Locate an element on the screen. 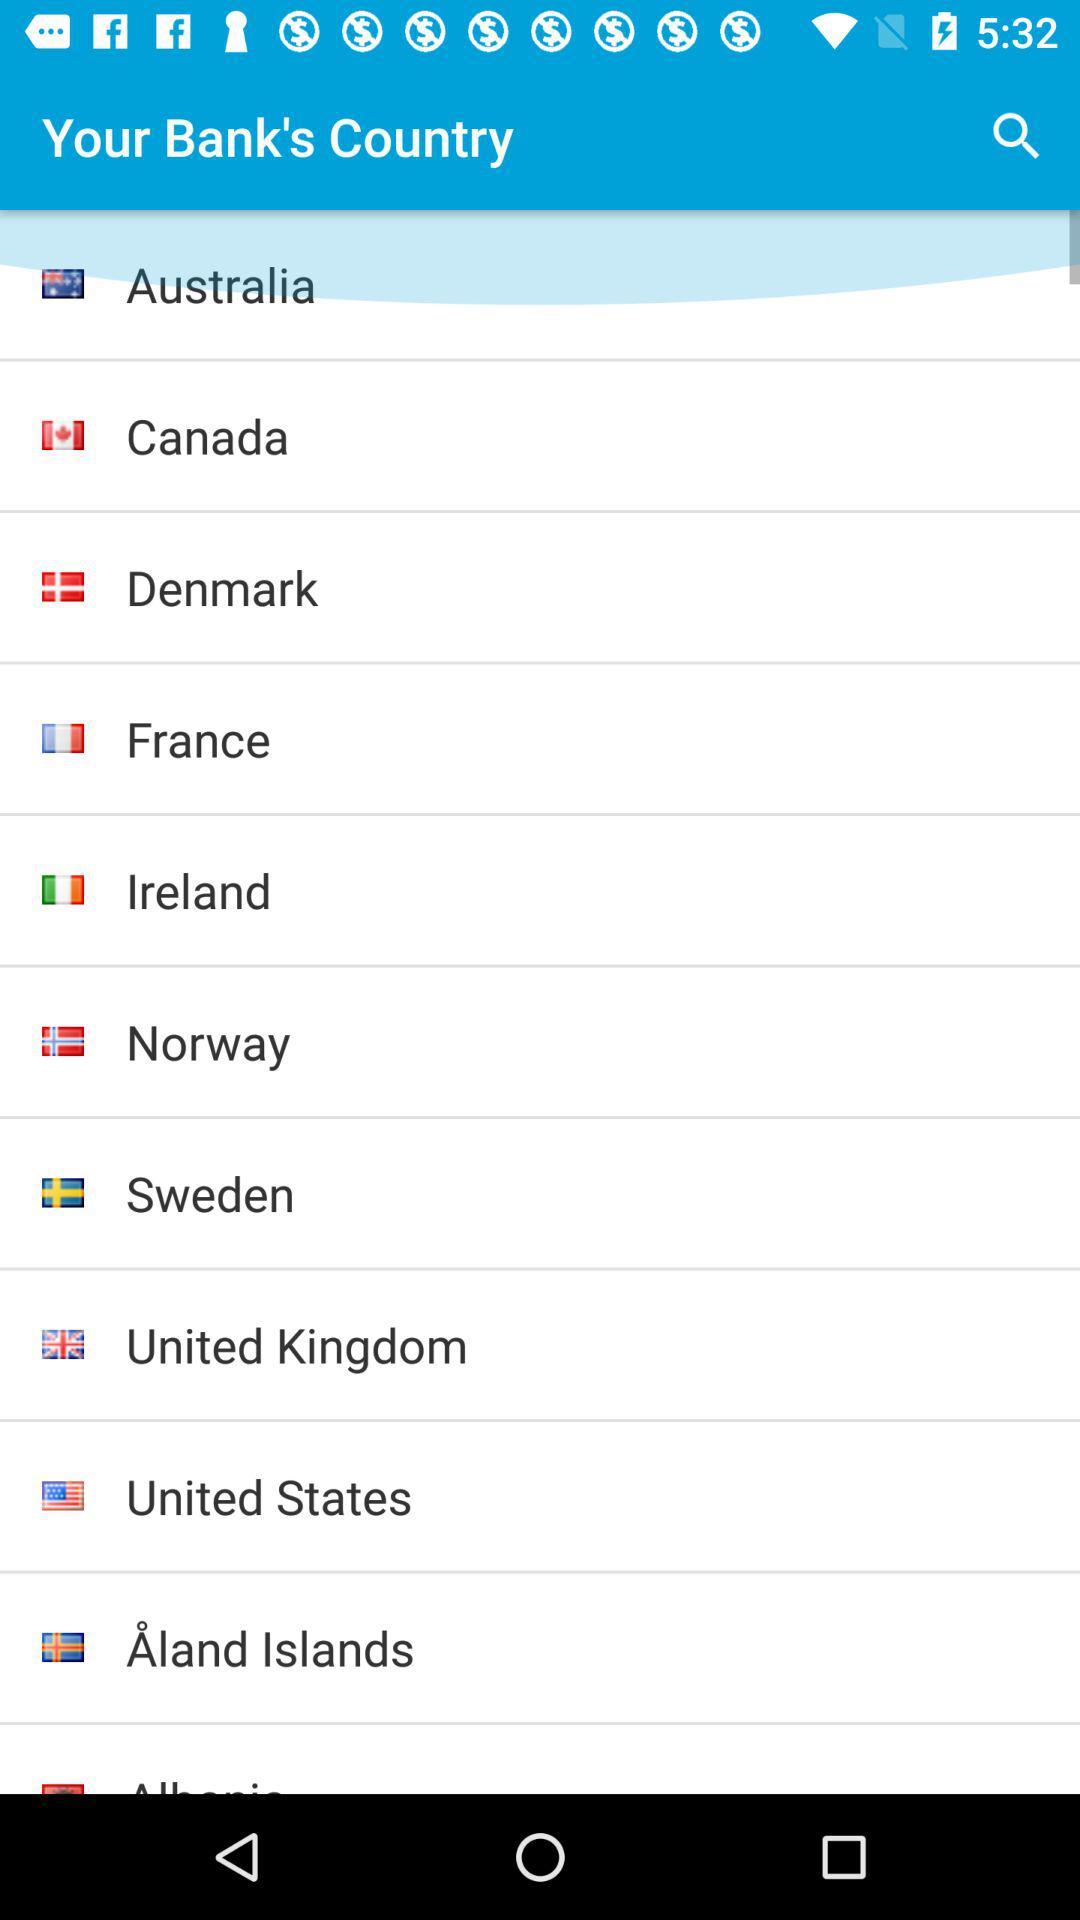 Image resolution: width=1080 pixels, height=1920 pixels. united states is located at coordinates (582, 1496).